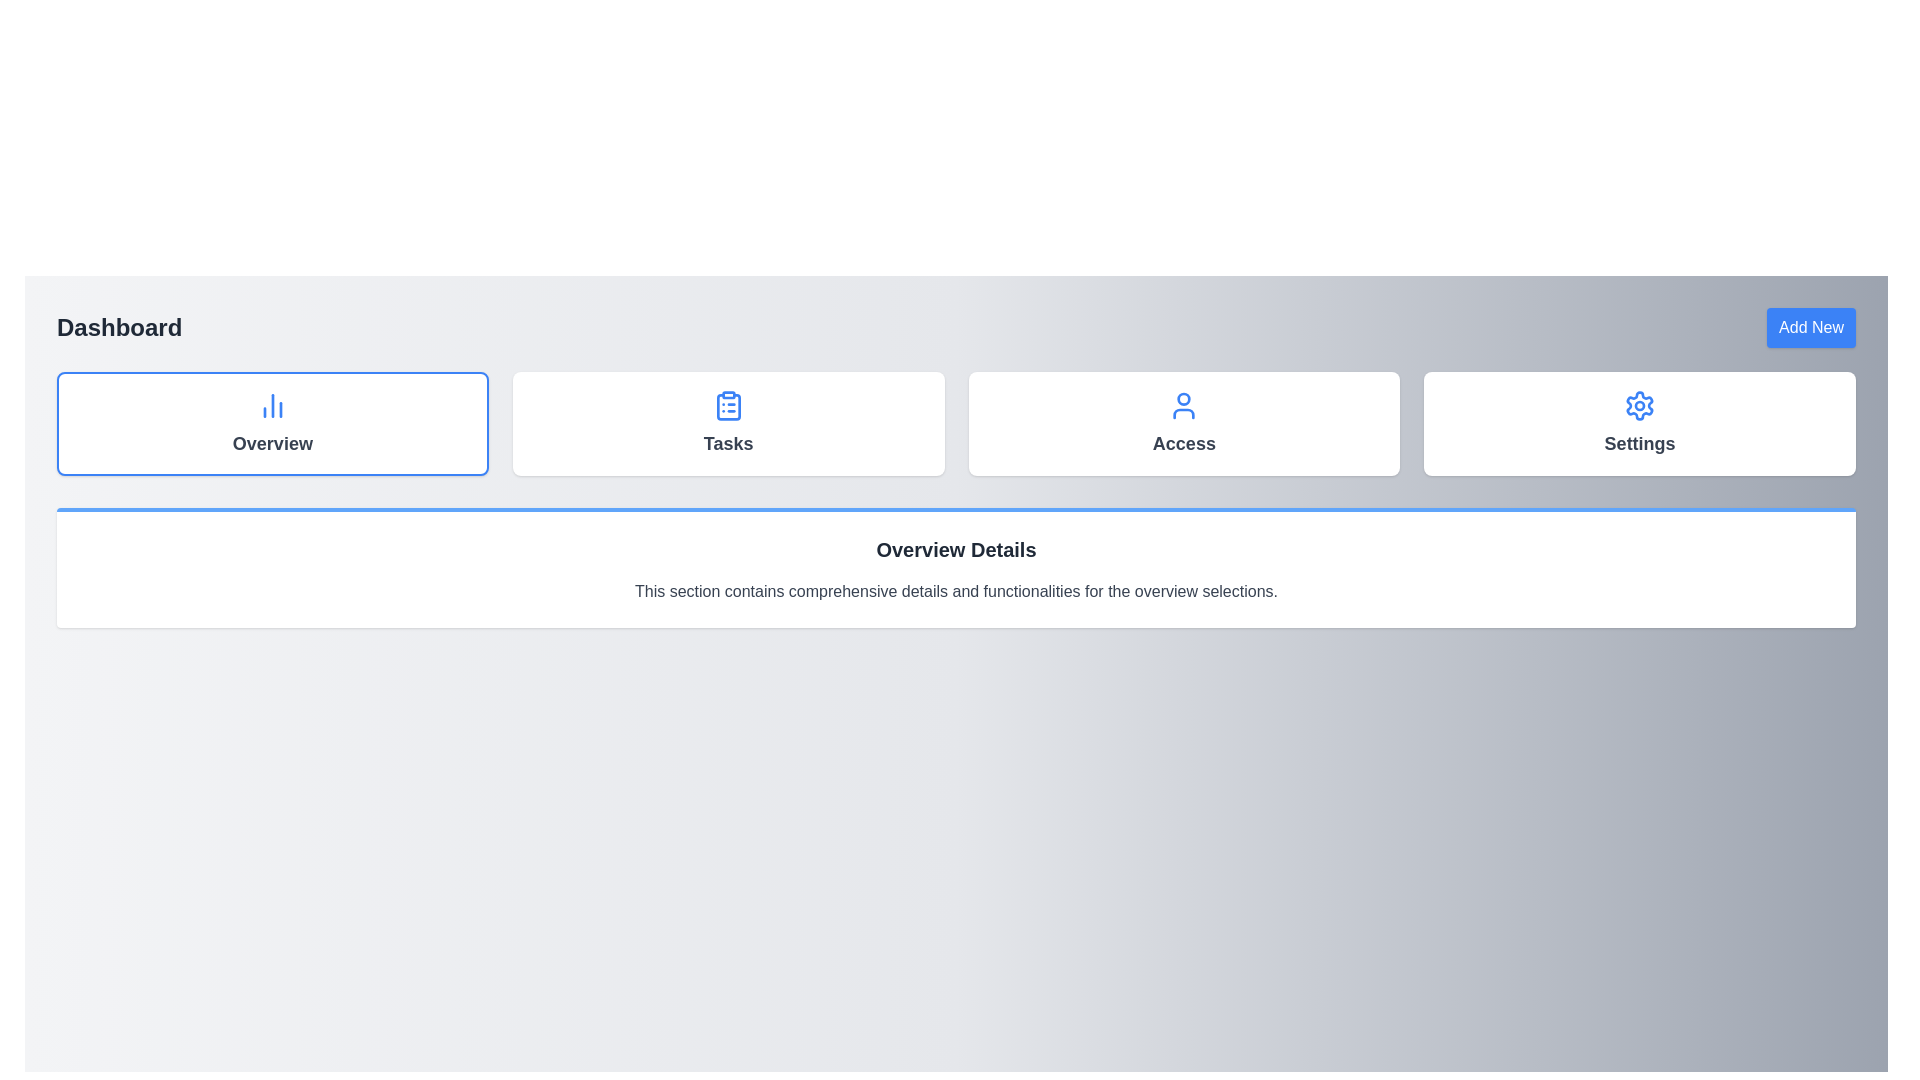 This screenshot has width=1920, height=1080. Describe the element at coordinates (1184, 412) in the screenshot. I see `arc outline of the user profile icon located within the Access card section by using developer tools` at that location.